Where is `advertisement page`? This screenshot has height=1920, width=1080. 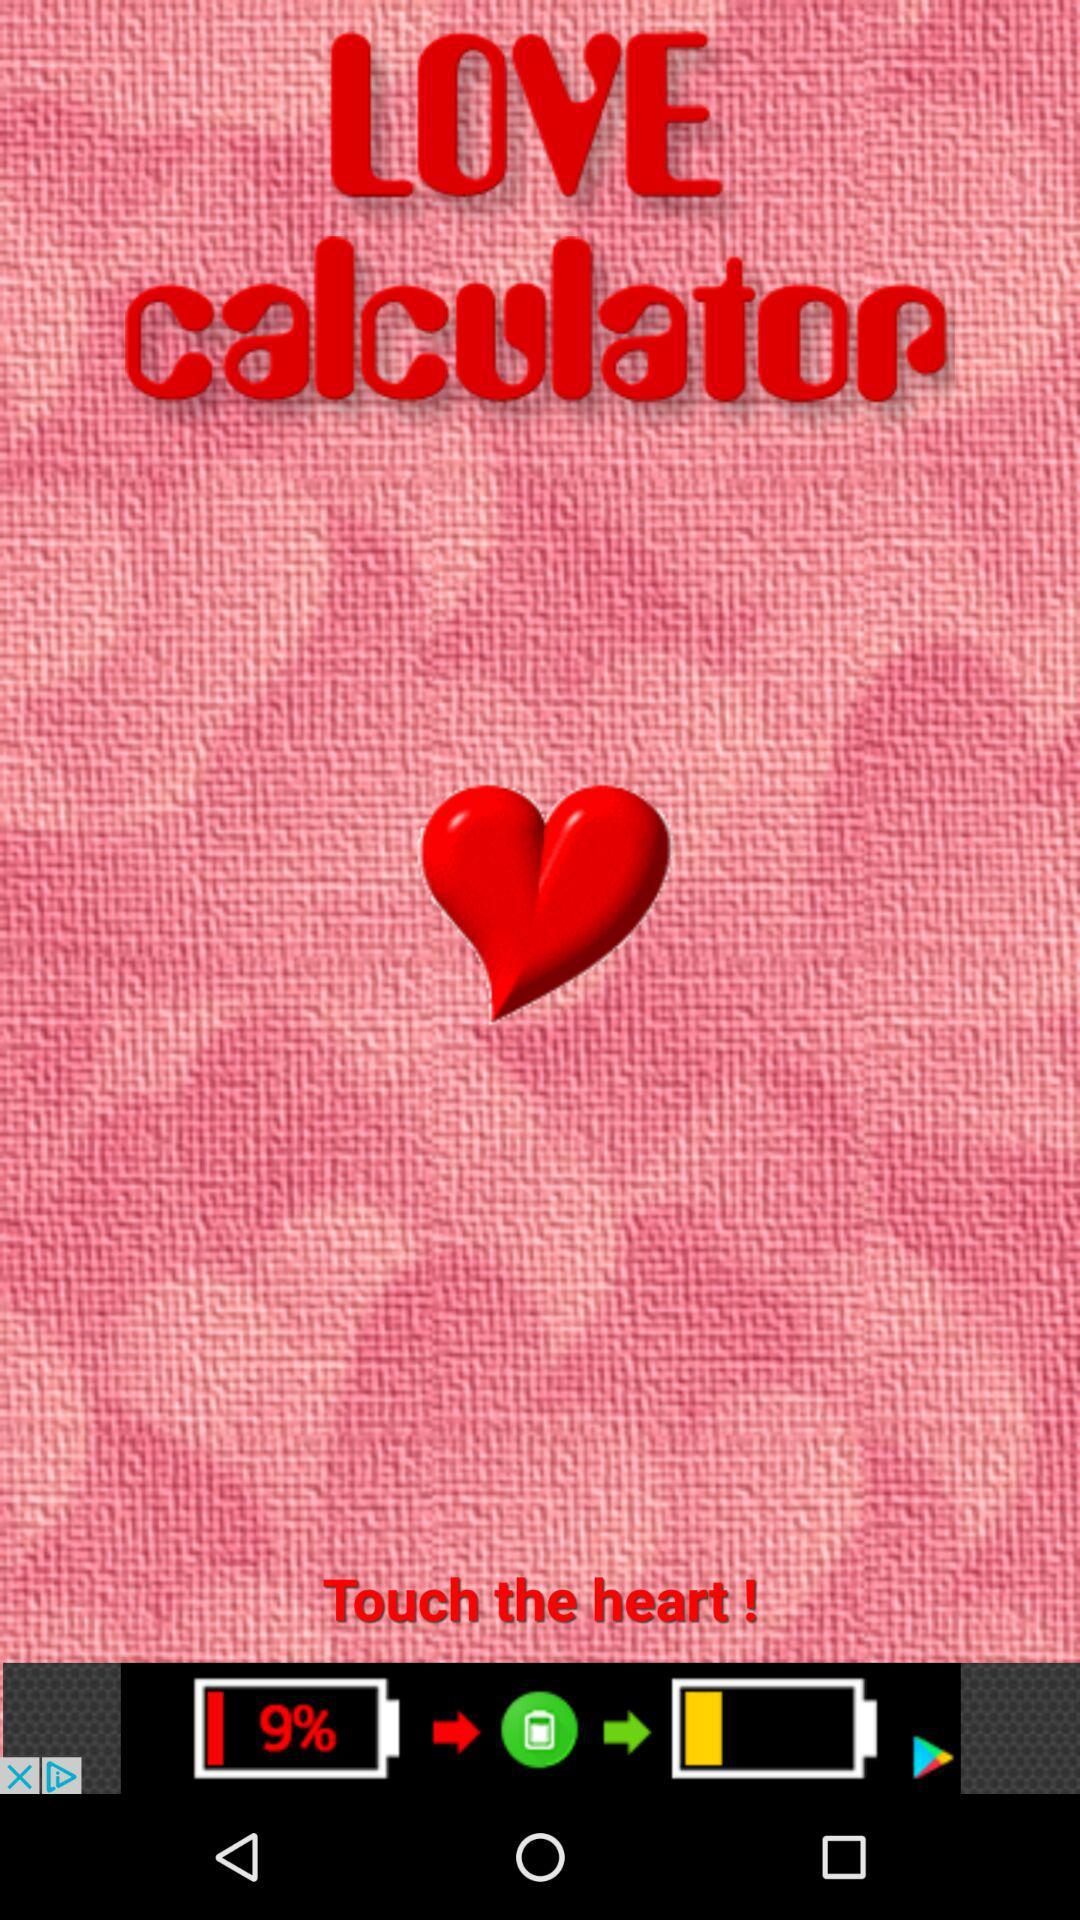
advertisement page is located at coordinates (540, 1727).